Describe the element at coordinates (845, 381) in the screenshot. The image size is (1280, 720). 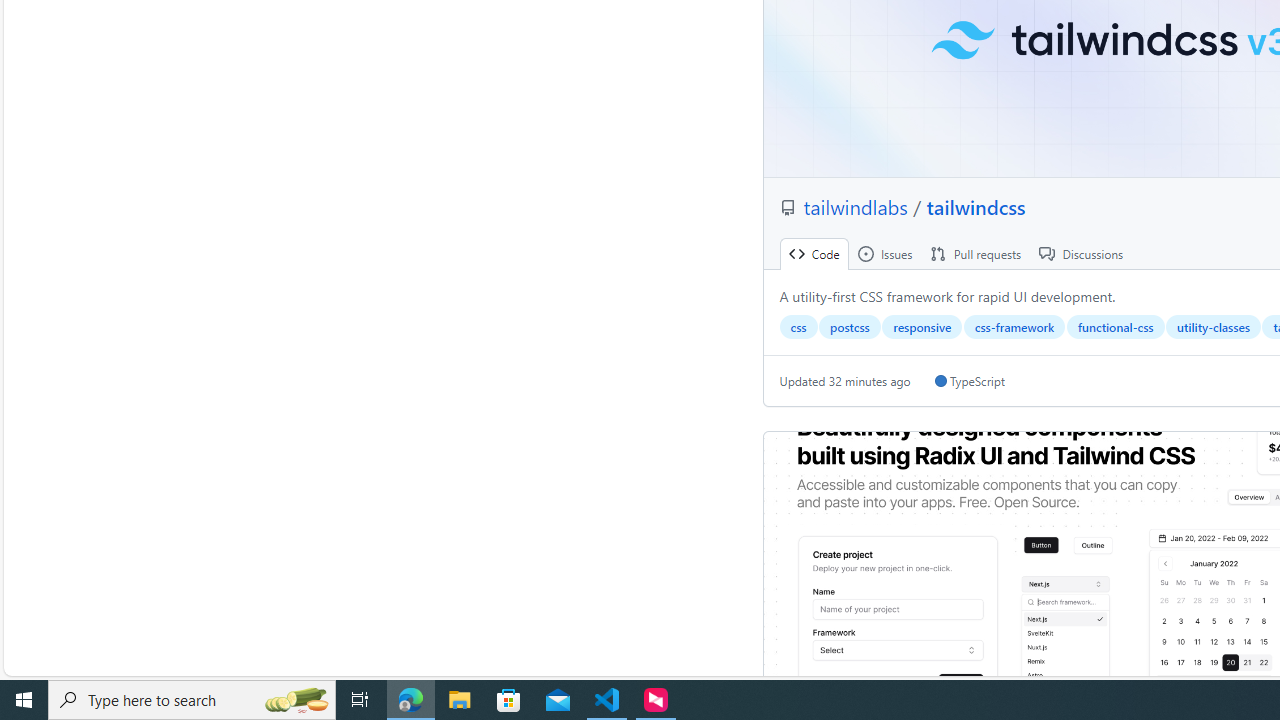
I see `'Updated 32 minutes ago'` at that location.